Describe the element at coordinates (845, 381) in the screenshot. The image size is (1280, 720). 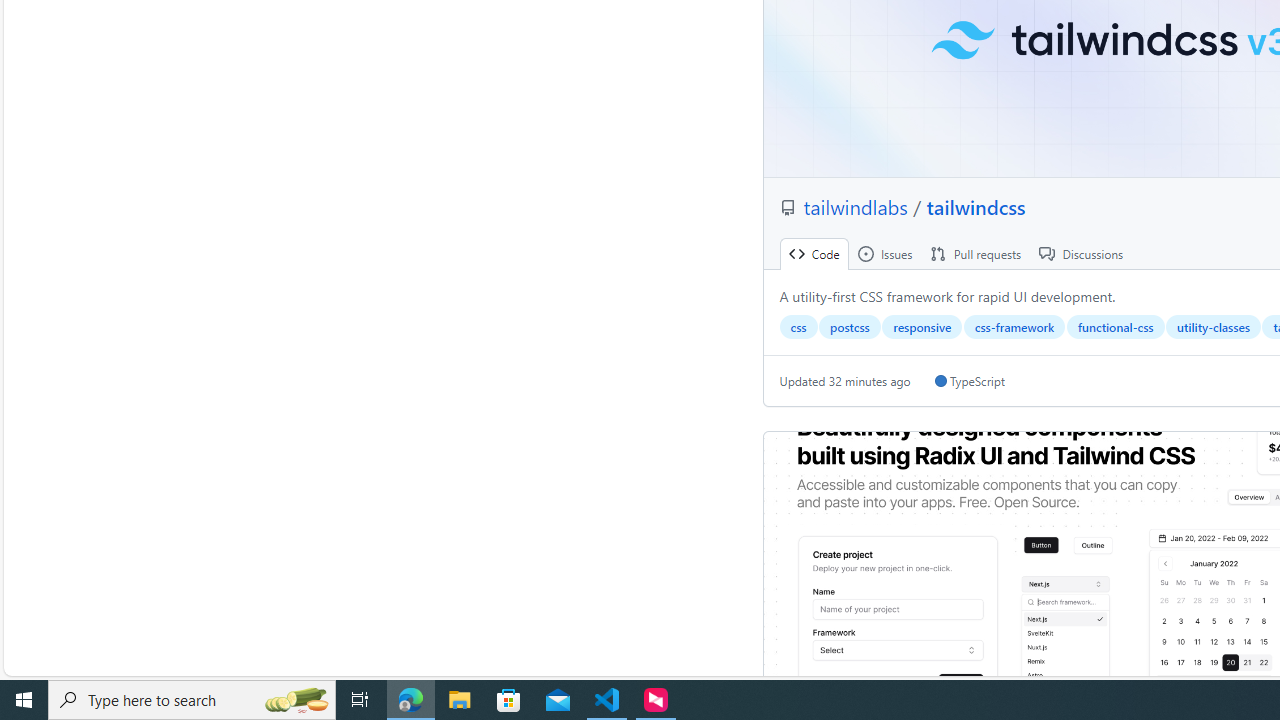
I see `'Updated 32 minutes ago'` at that location.